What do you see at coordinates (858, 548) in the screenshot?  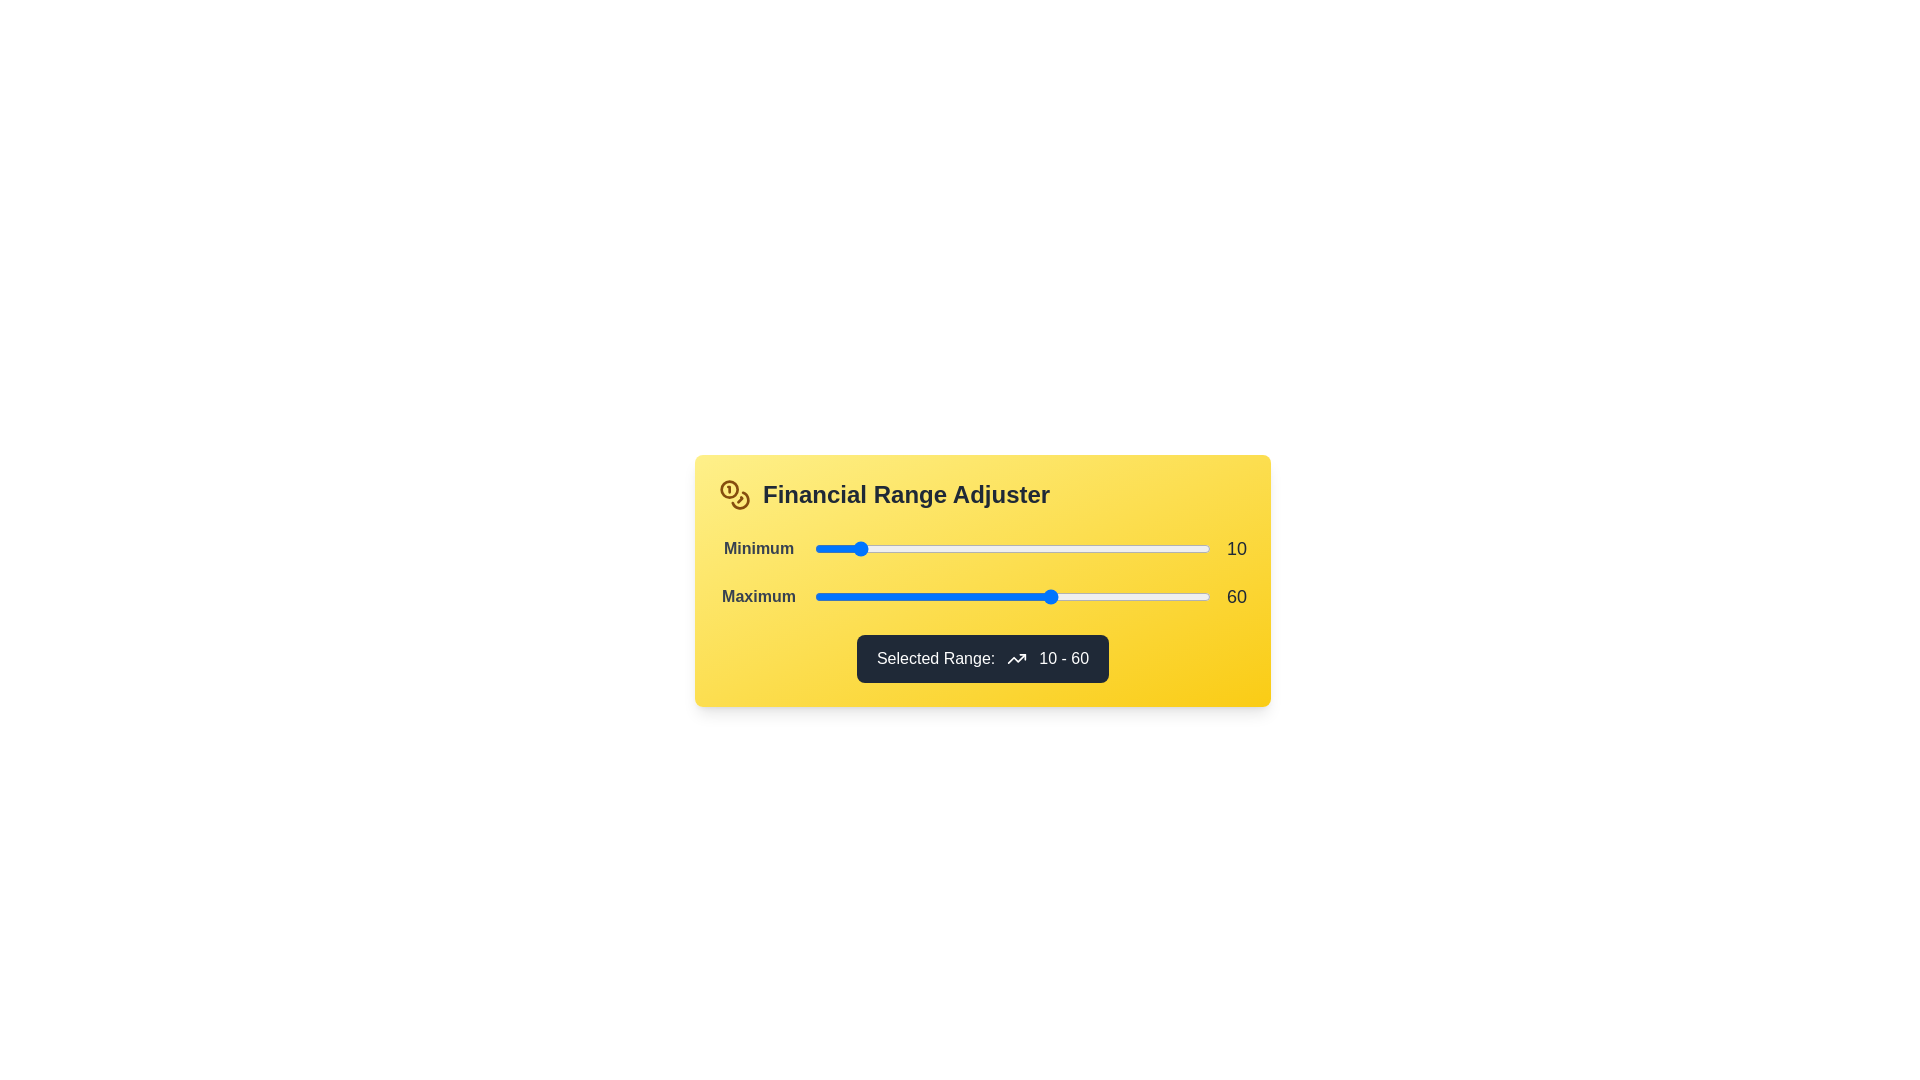 I see `the 'Minimum' slider to 11 within its range` at bounding box center [858, 548].